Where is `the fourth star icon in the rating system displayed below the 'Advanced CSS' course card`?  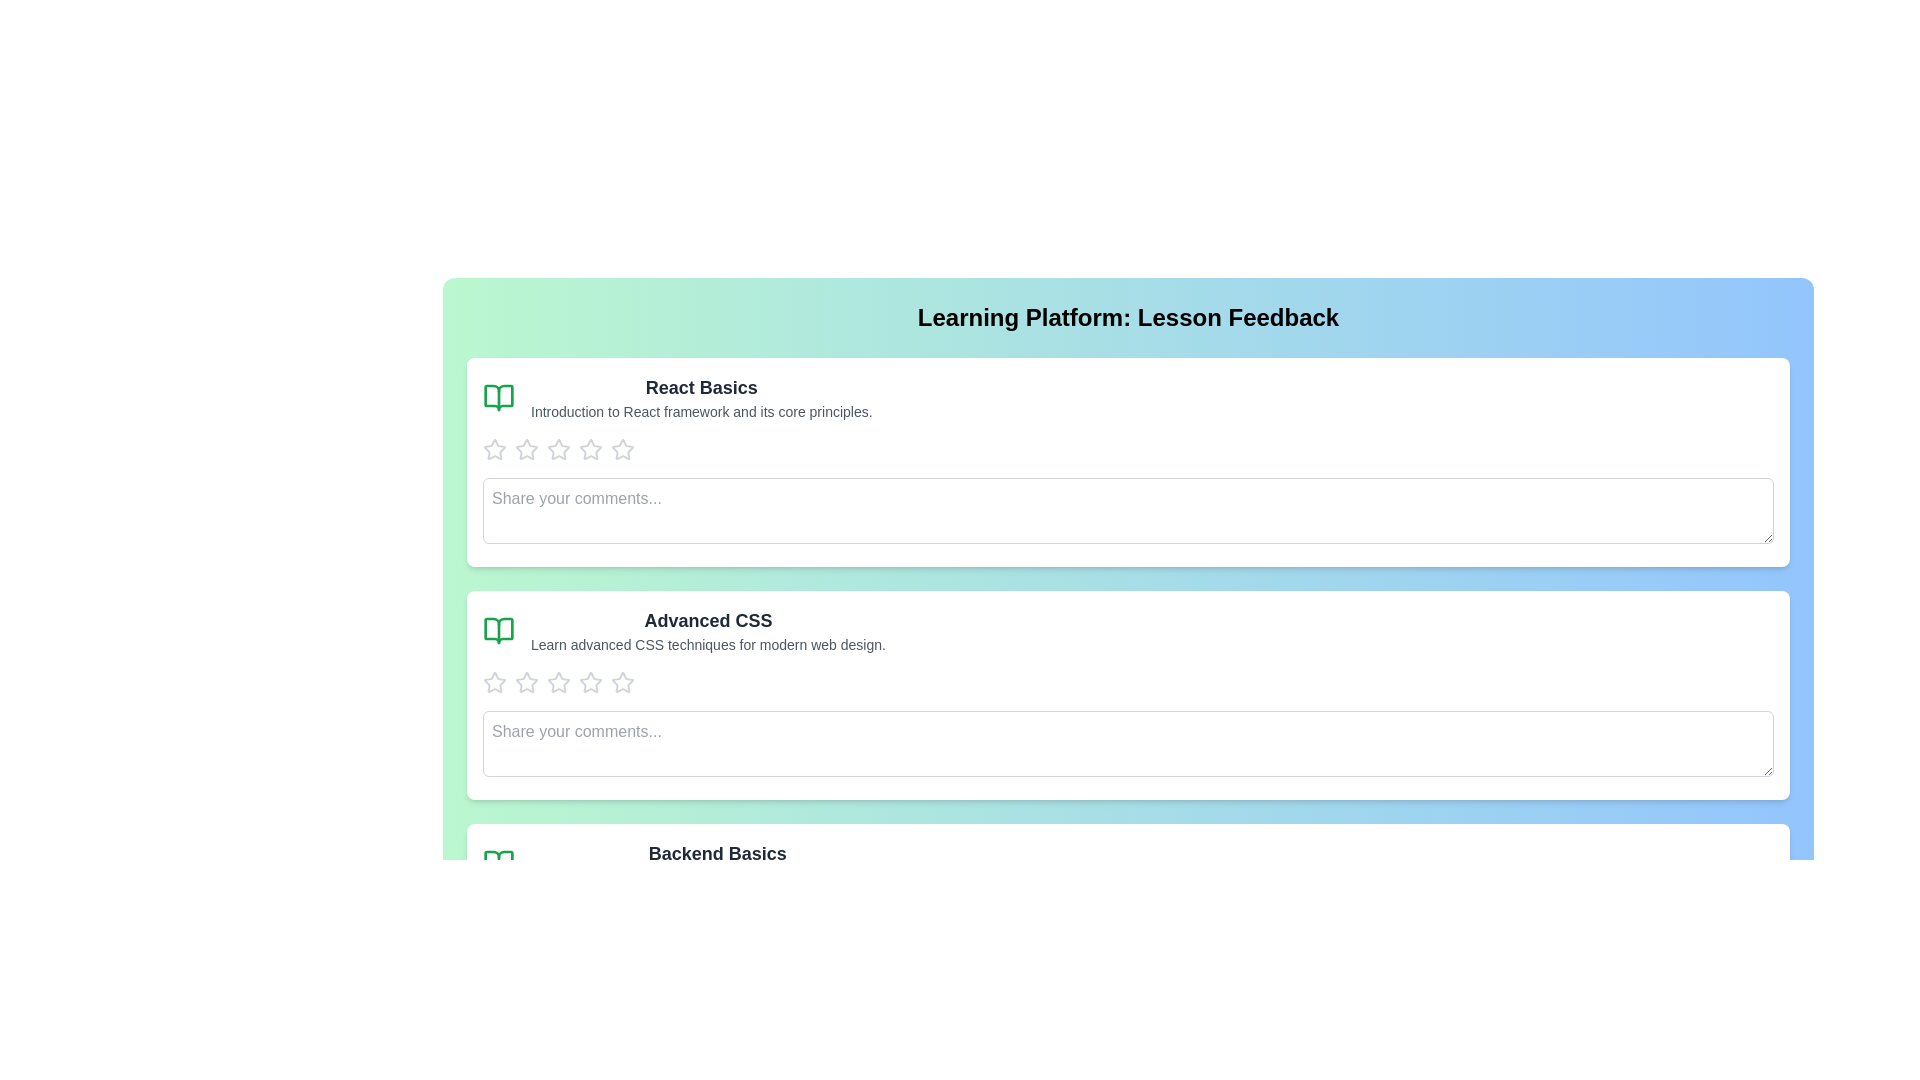 the fourth star icon in the rating system displayed below the 'Advanced CSS' course card is located at coordinates (622, 681).